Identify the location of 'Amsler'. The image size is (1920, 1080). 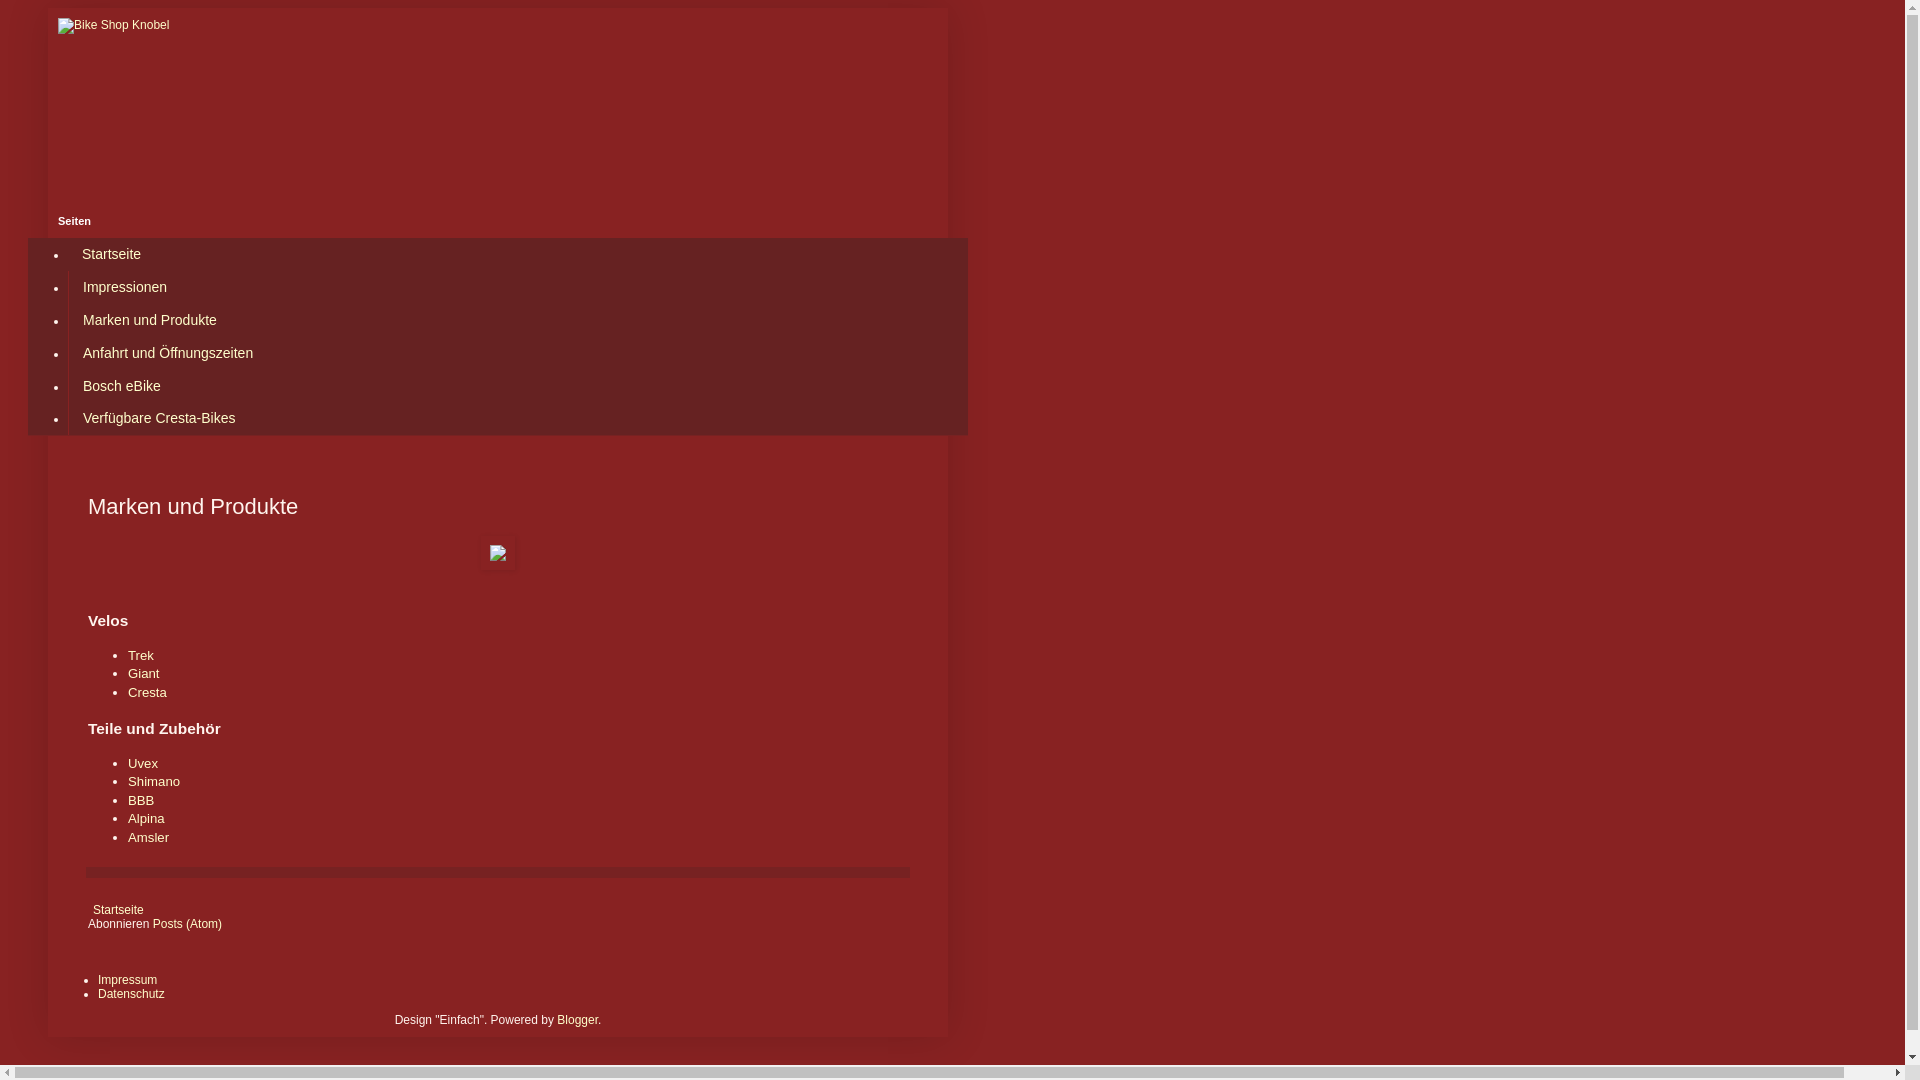
(127, 837).